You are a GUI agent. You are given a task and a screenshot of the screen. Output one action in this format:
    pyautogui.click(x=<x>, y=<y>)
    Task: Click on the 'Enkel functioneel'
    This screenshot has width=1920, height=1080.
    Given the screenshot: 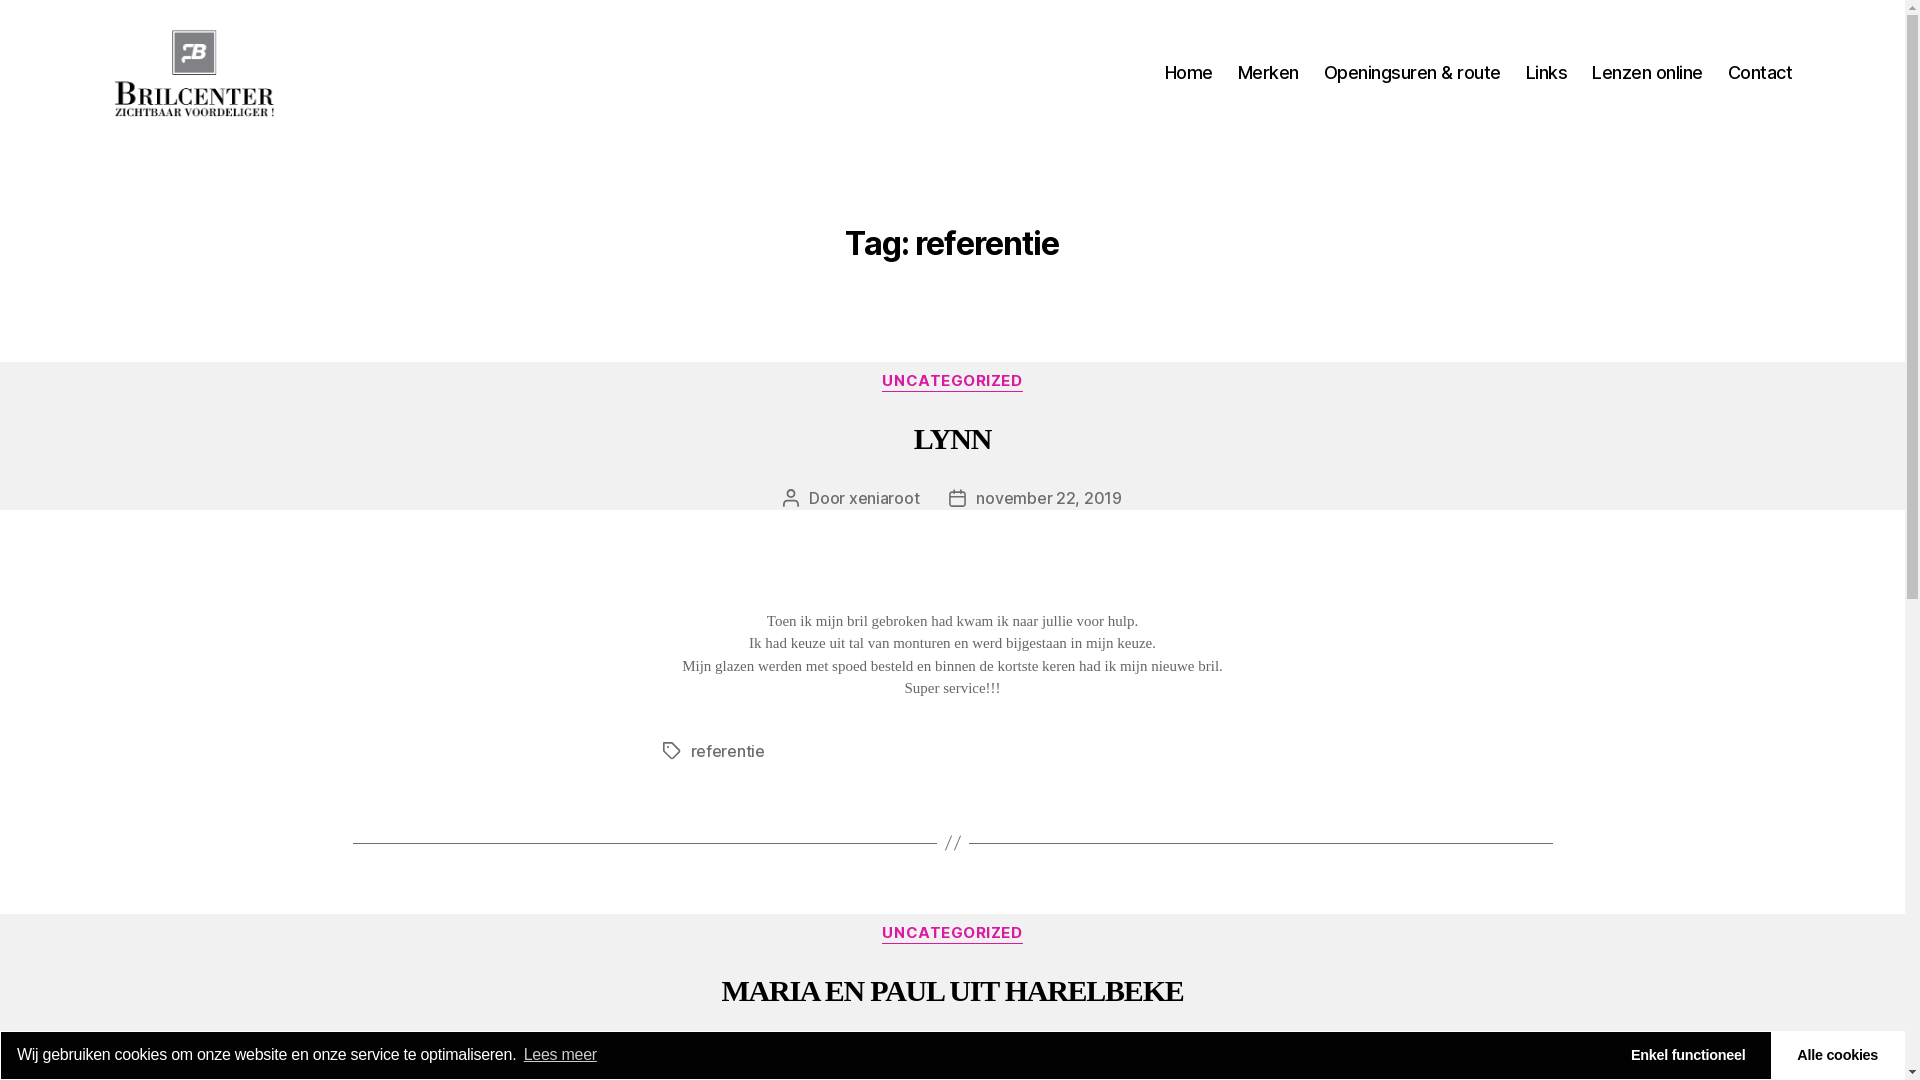 What is the action you would take?
    pyautogui.click(x=1687, y=1054)
    